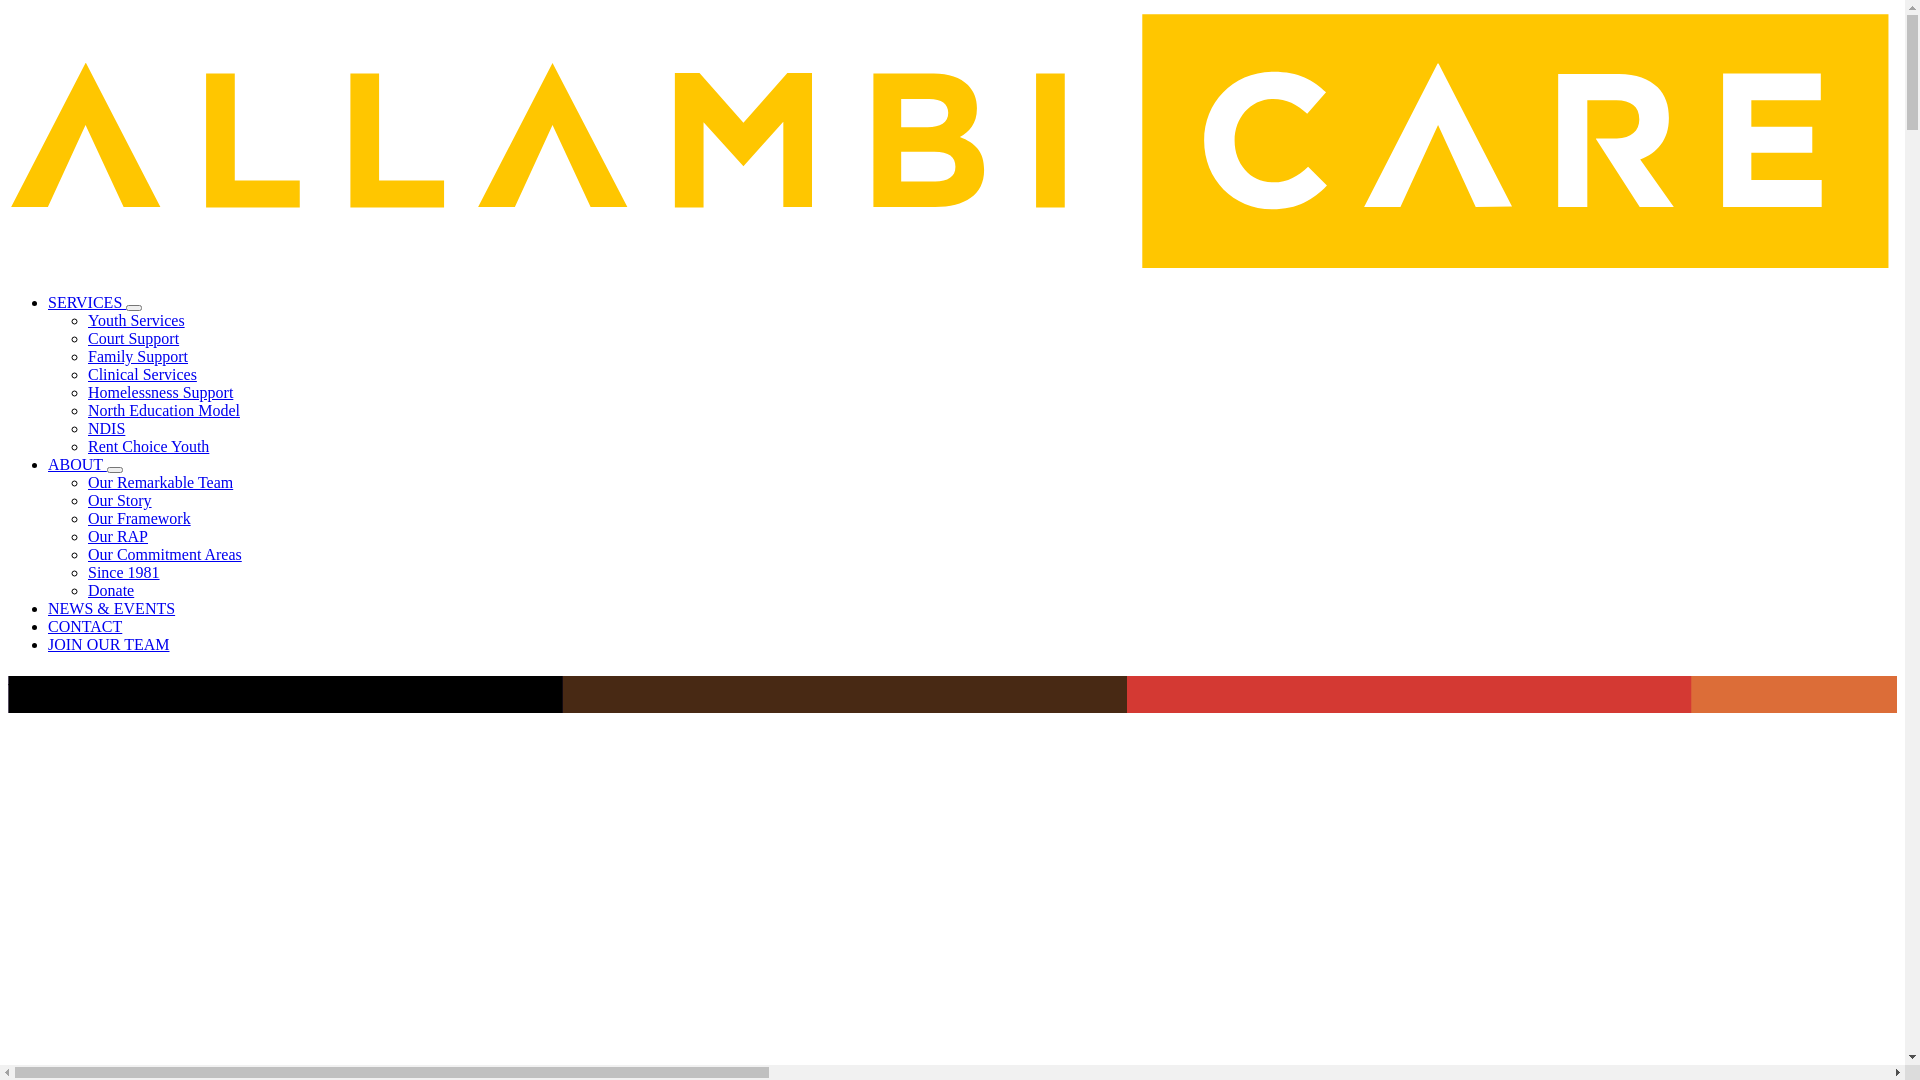 The image size is (1920, 1080). What do you see at coordinates (163, 409) in the screenshot?
I see `'North Education Model'` at bounding box center [163, 409].